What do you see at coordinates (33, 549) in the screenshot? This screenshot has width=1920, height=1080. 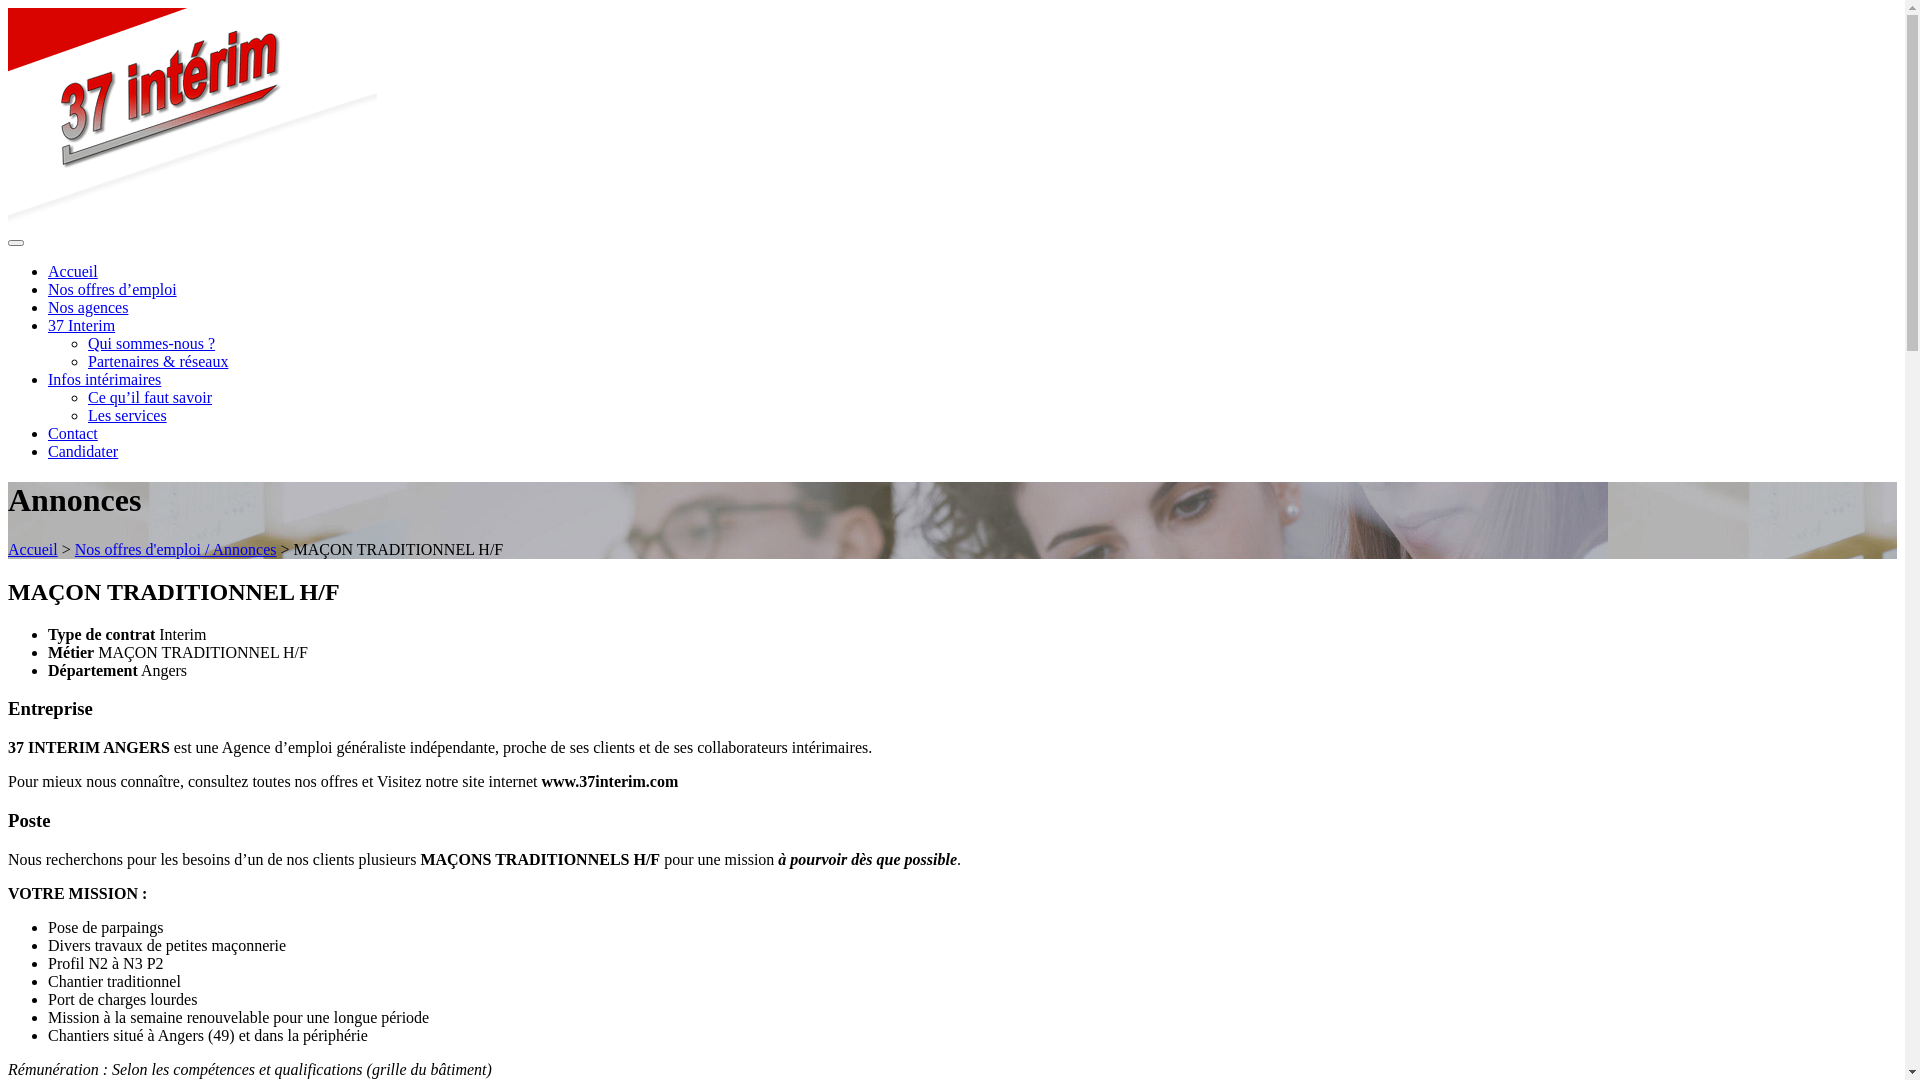 I see `'Accueil'` at bounding box center [33, 549].